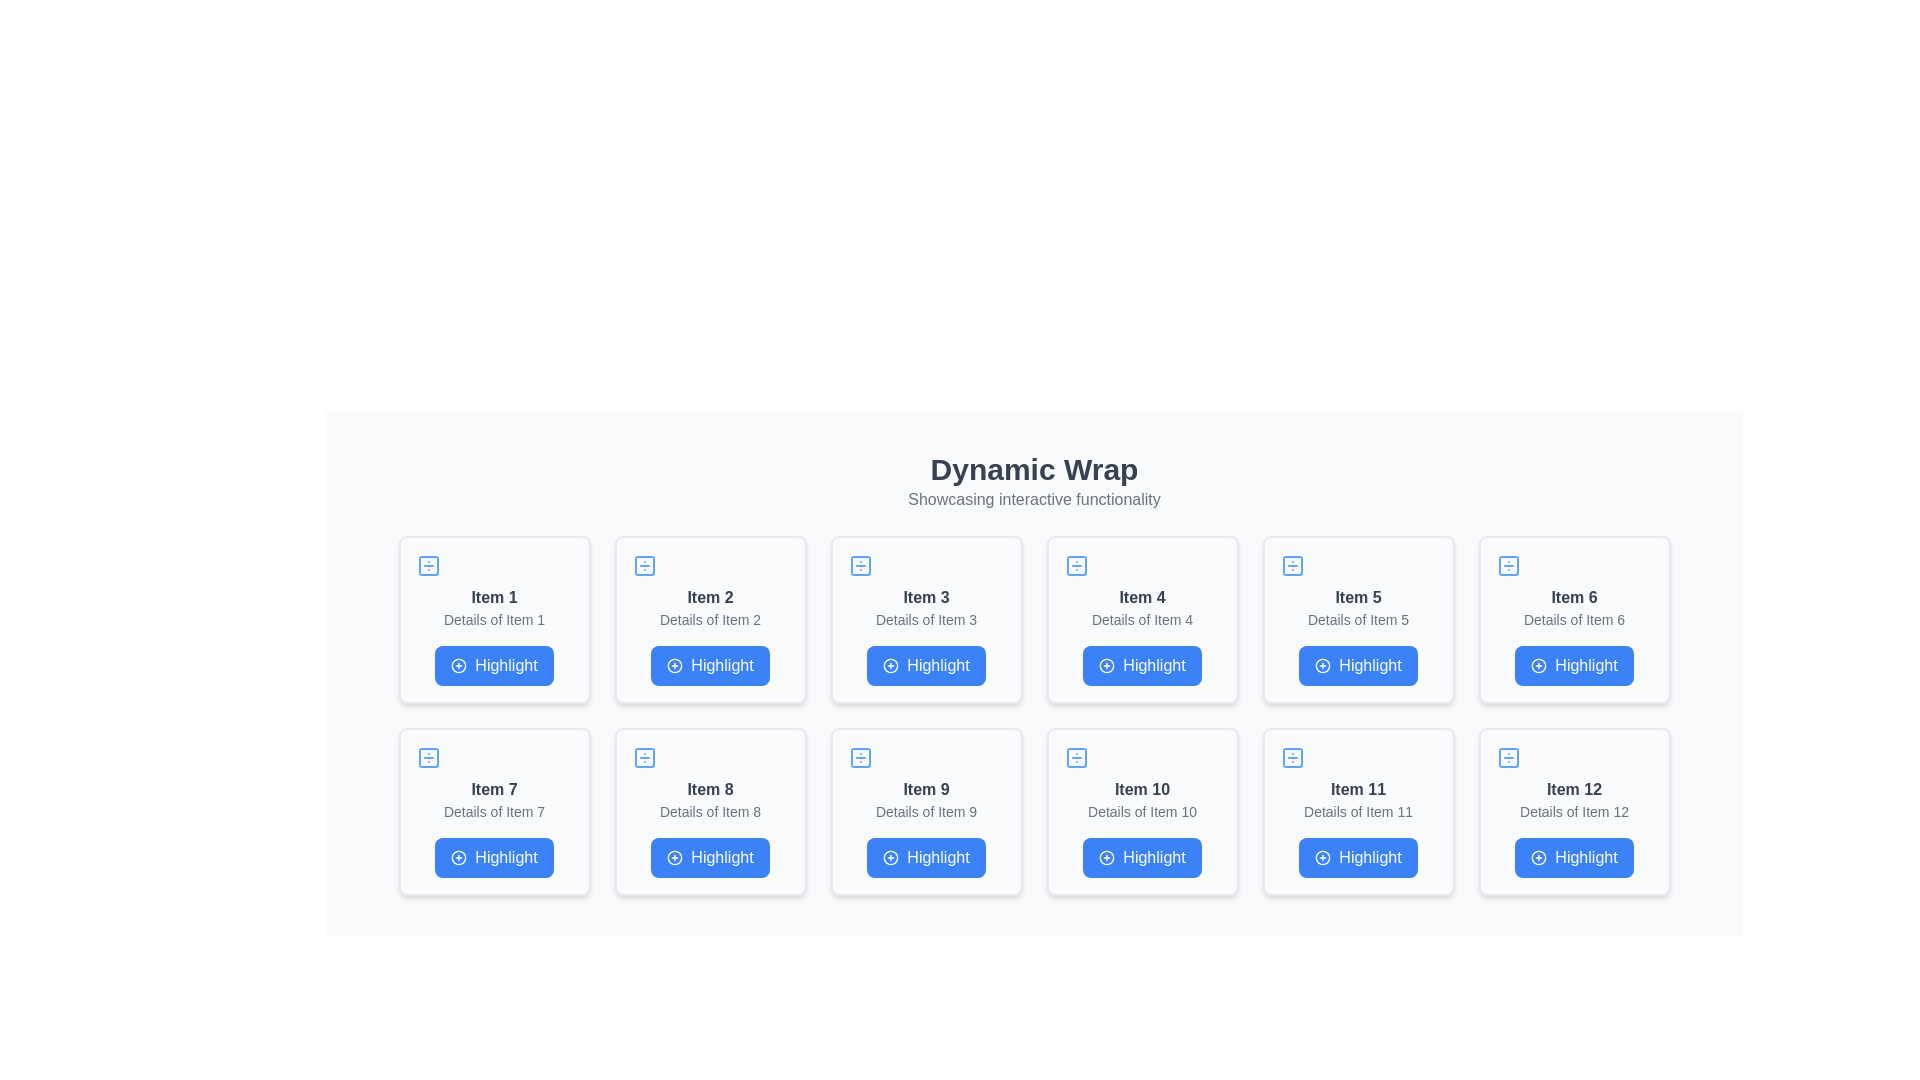 This screenshot has height=1080, width=1920. I want to click on text label that says 'Item 4', which is styled in bold gray font and is the first text block within its card structure, so click(1142, 596).